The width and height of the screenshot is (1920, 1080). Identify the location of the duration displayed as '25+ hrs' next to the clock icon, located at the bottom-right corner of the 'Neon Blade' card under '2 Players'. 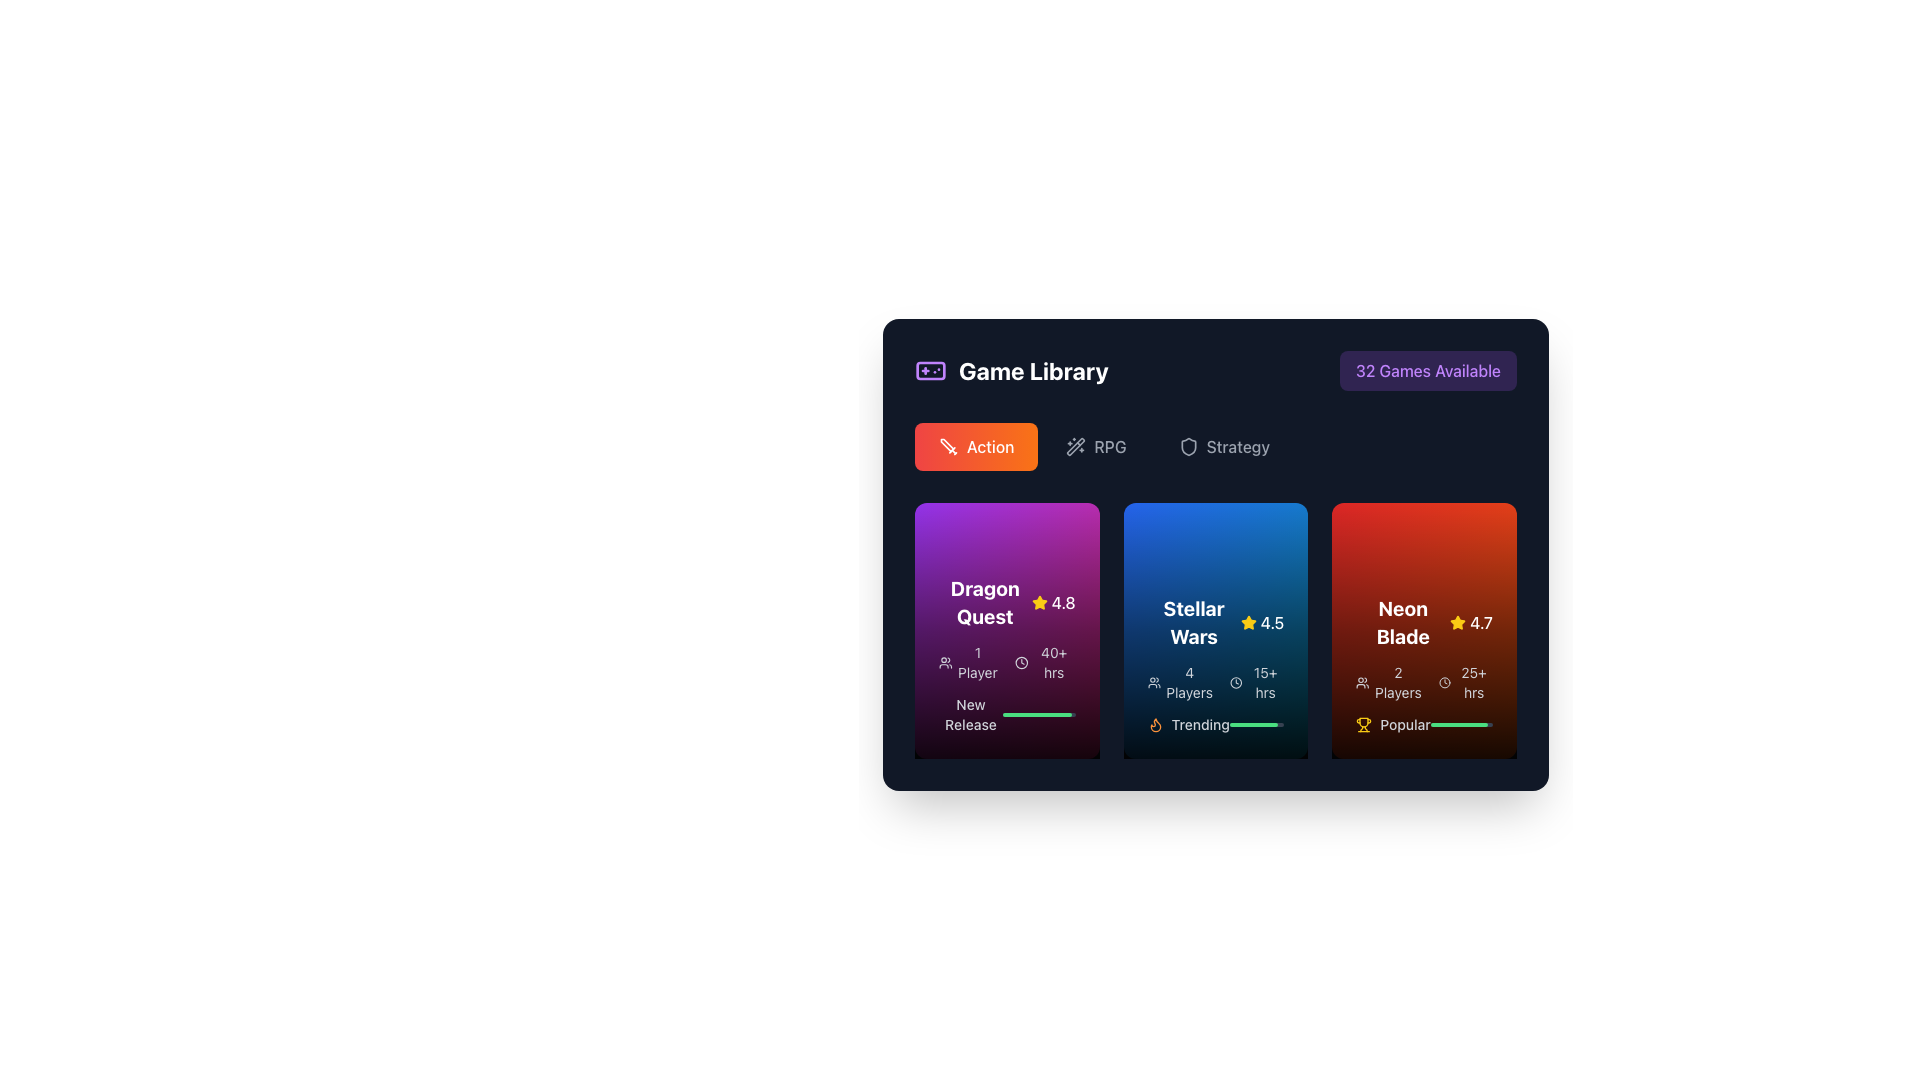
(1465, 681).